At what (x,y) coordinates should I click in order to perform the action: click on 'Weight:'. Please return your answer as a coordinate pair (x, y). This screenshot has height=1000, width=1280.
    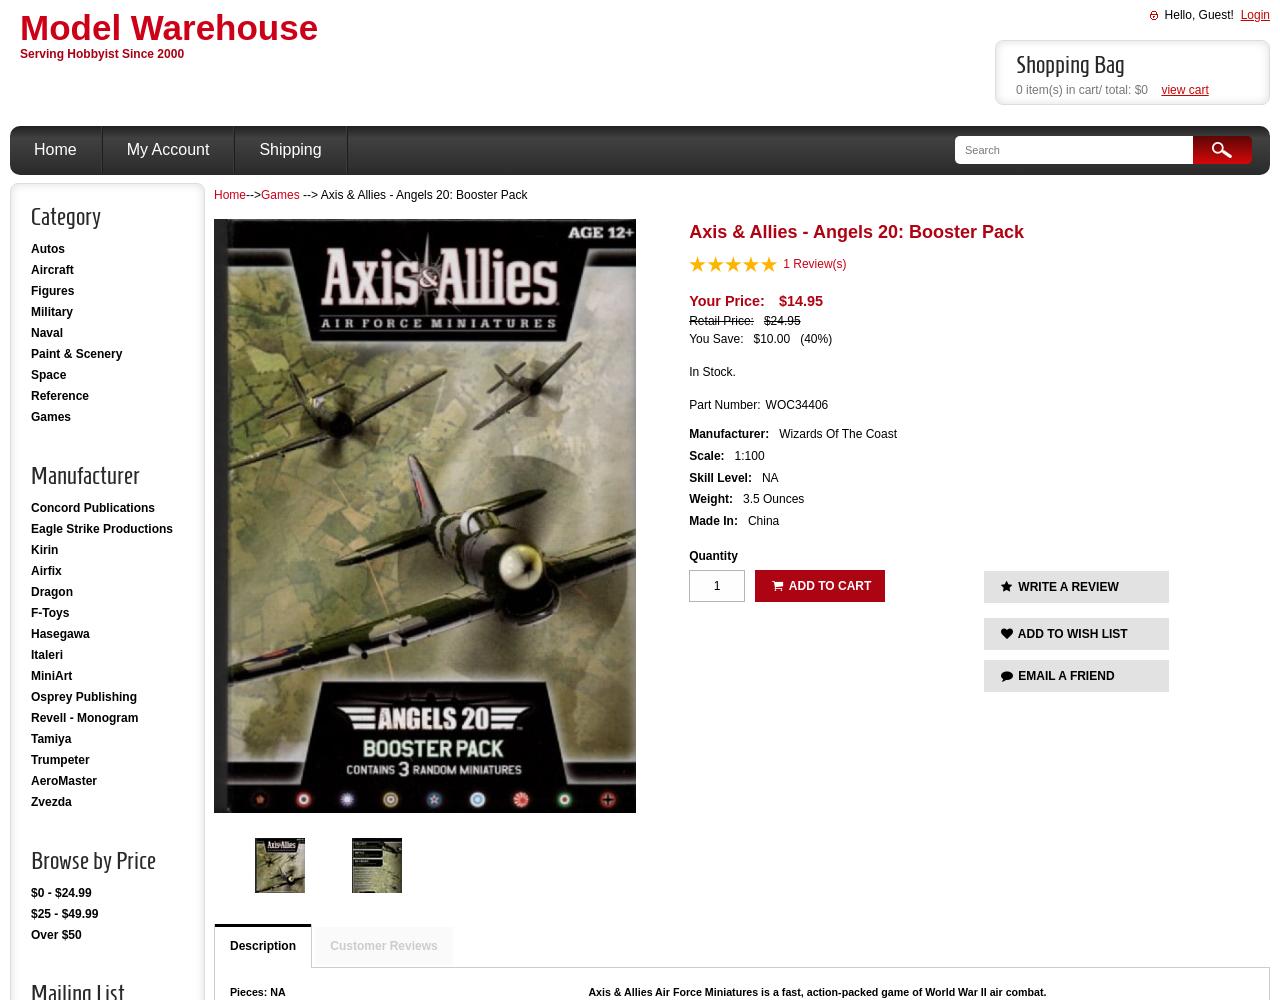
    Looking at the image, I should click on (710, 498).